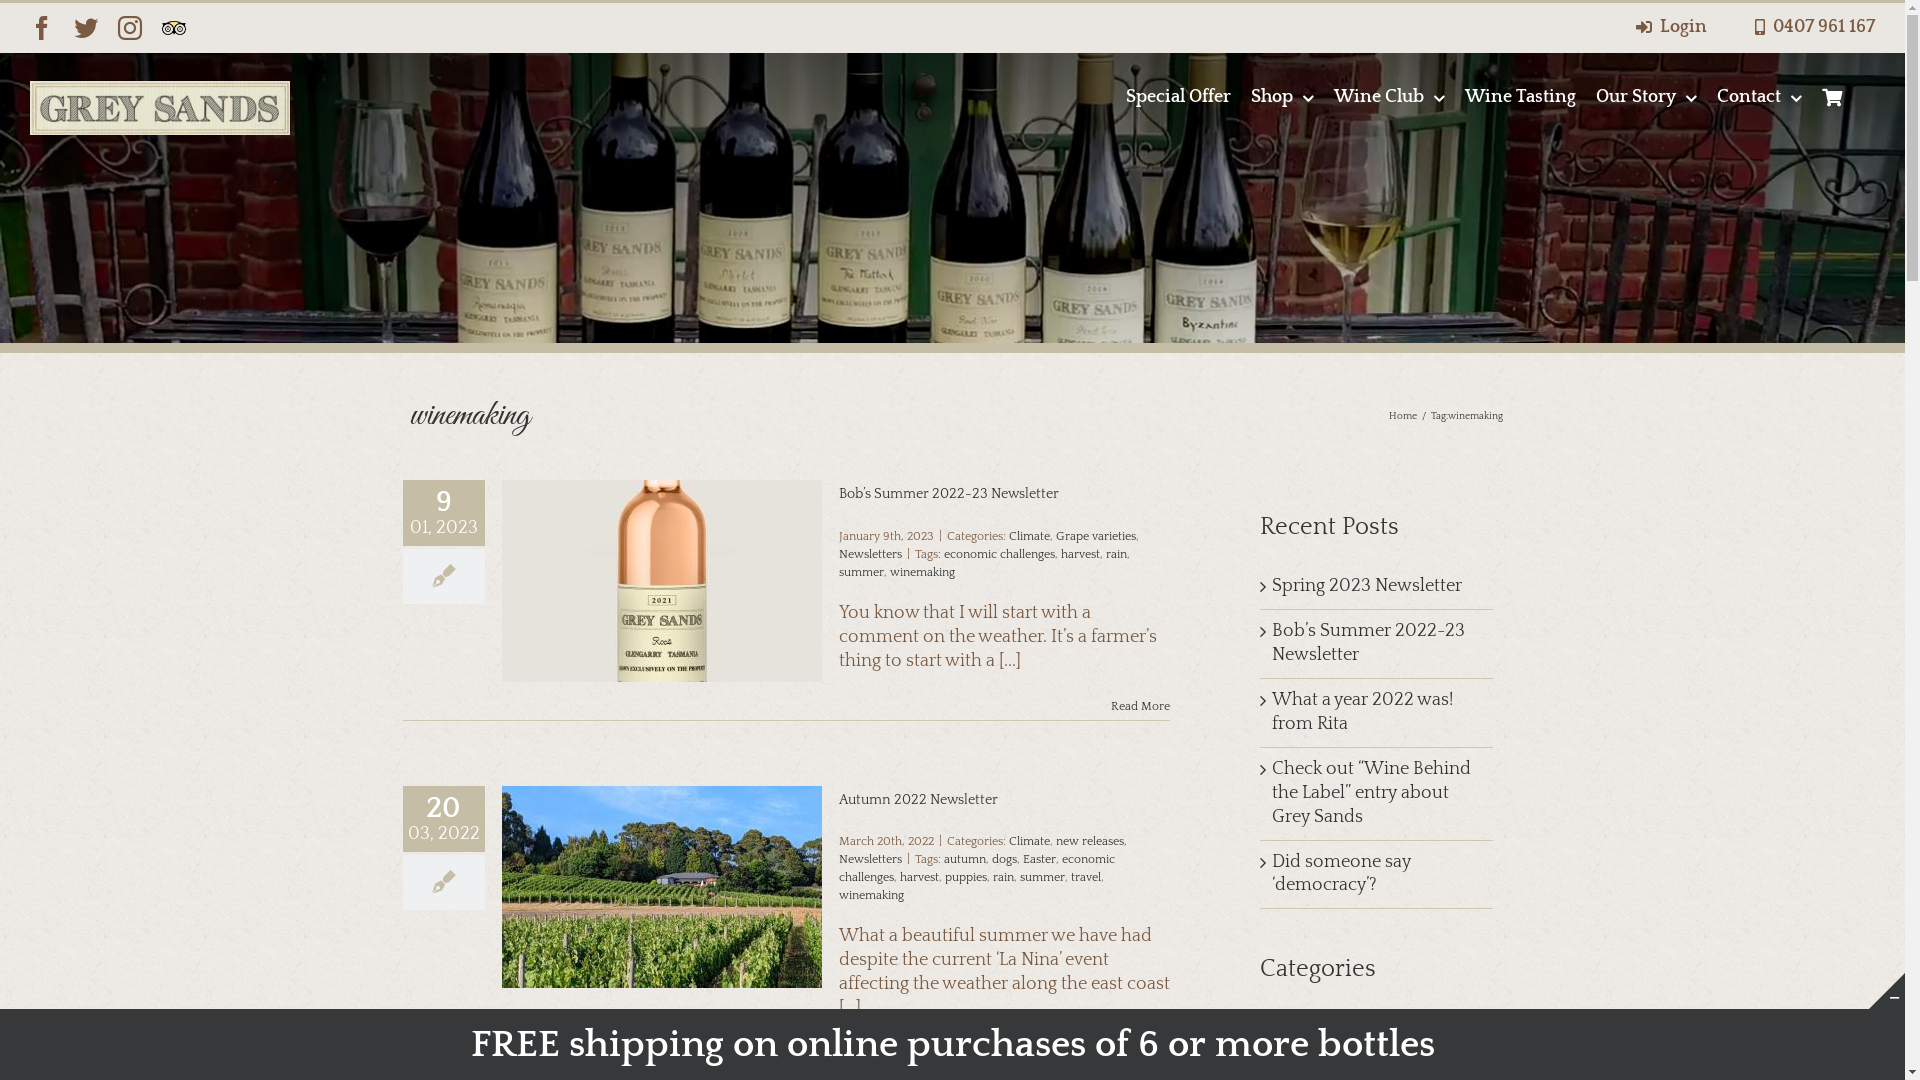 The image size is (1920, 1080). Describe the element at coordinates (975, 867) in the screenshot. I see `'economic challenges'` at that location.